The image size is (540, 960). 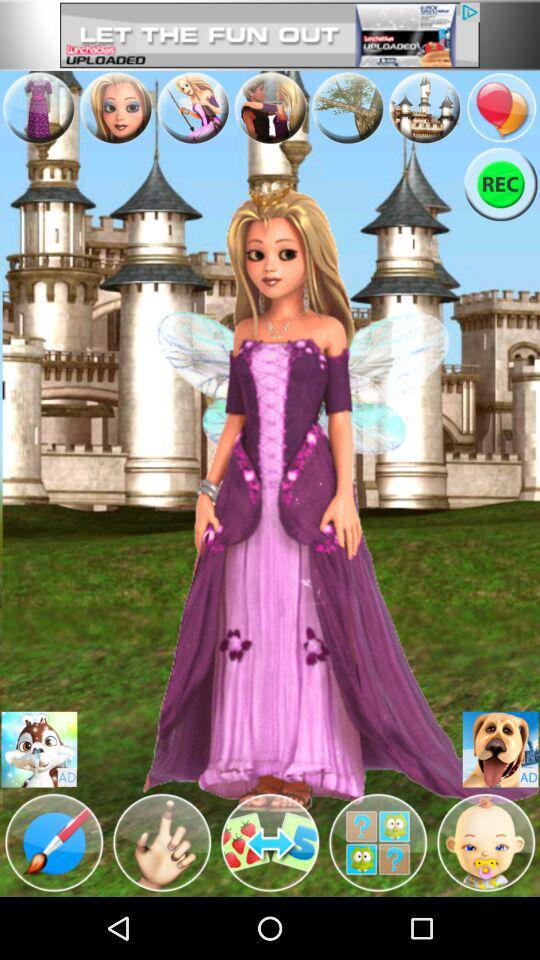 I want to click on opens a character modification section on the app, so click(x=161, y=841).